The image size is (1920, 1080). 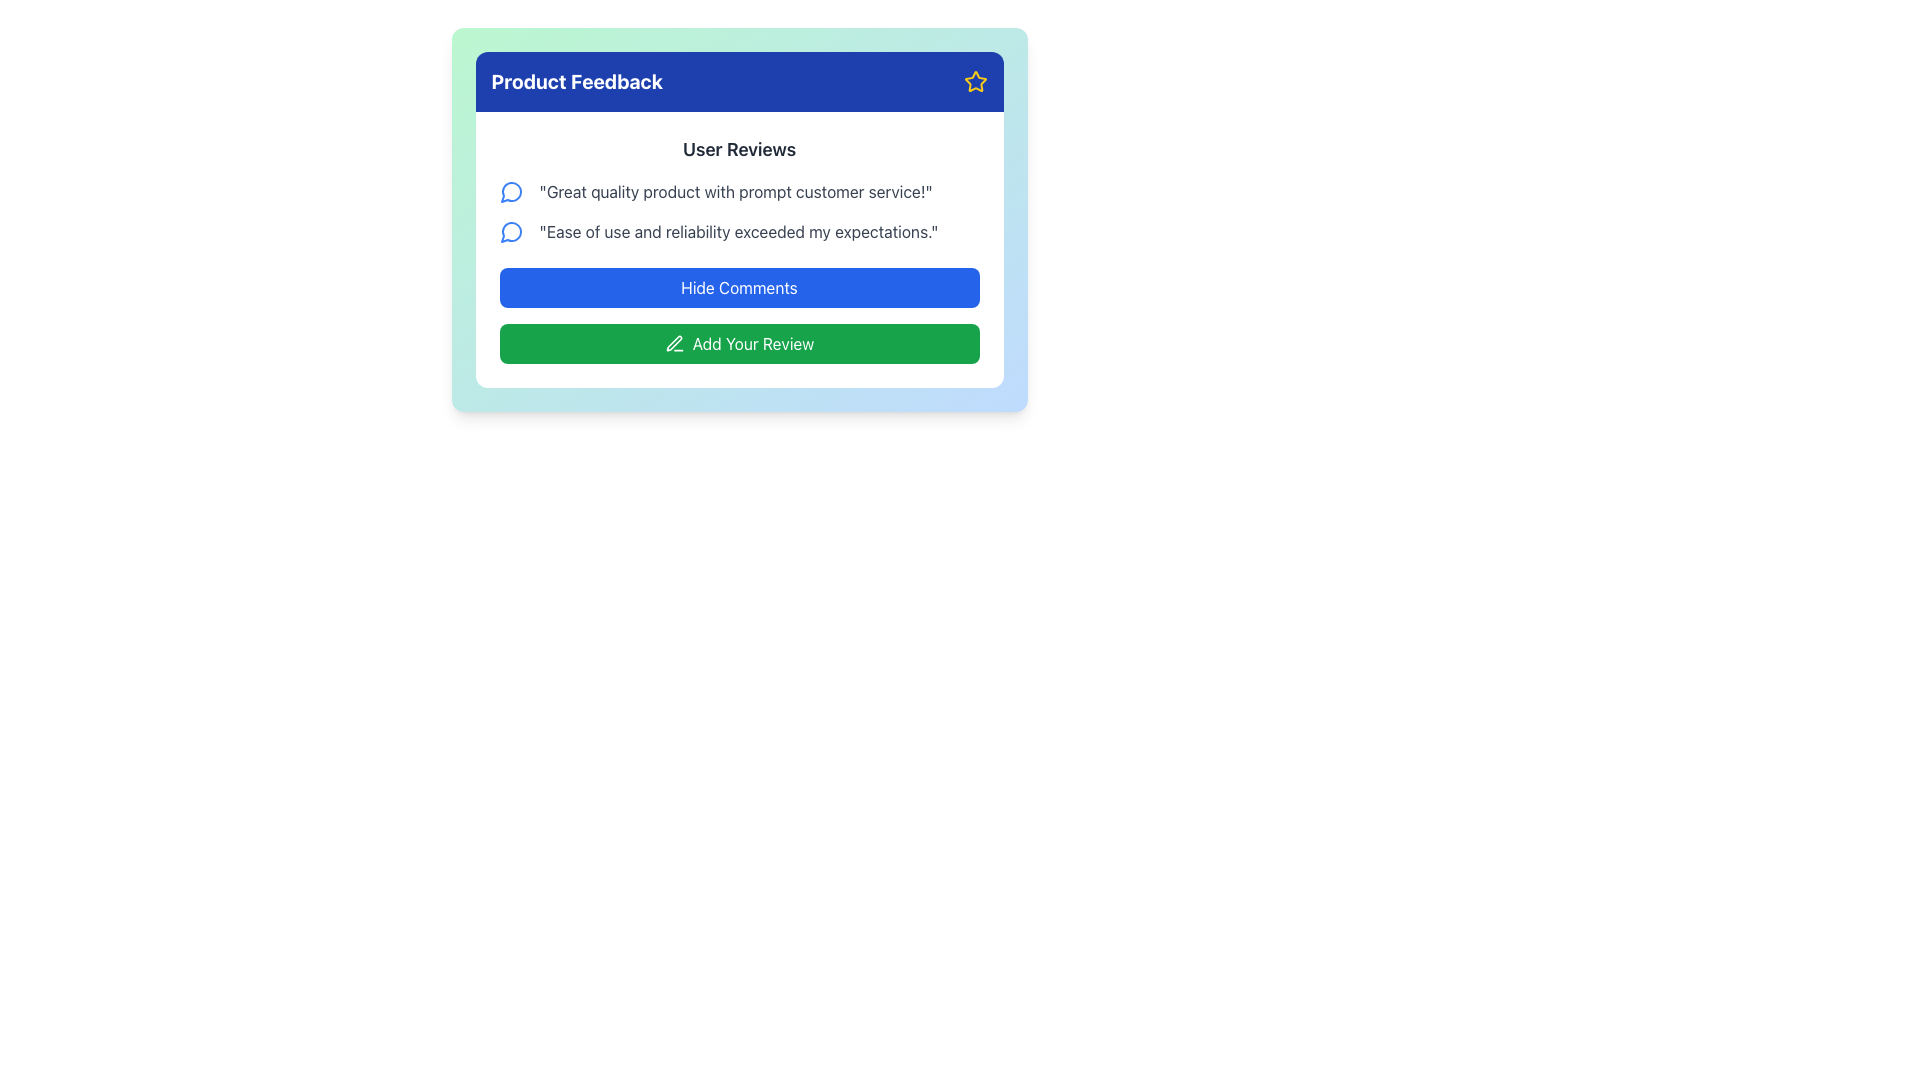 I want to click on the 'Add Your Review' text element, which is styled with a white sans-serif font against a green background and is located within a button adjacent to a pen icon, so click(x=752, y=342).